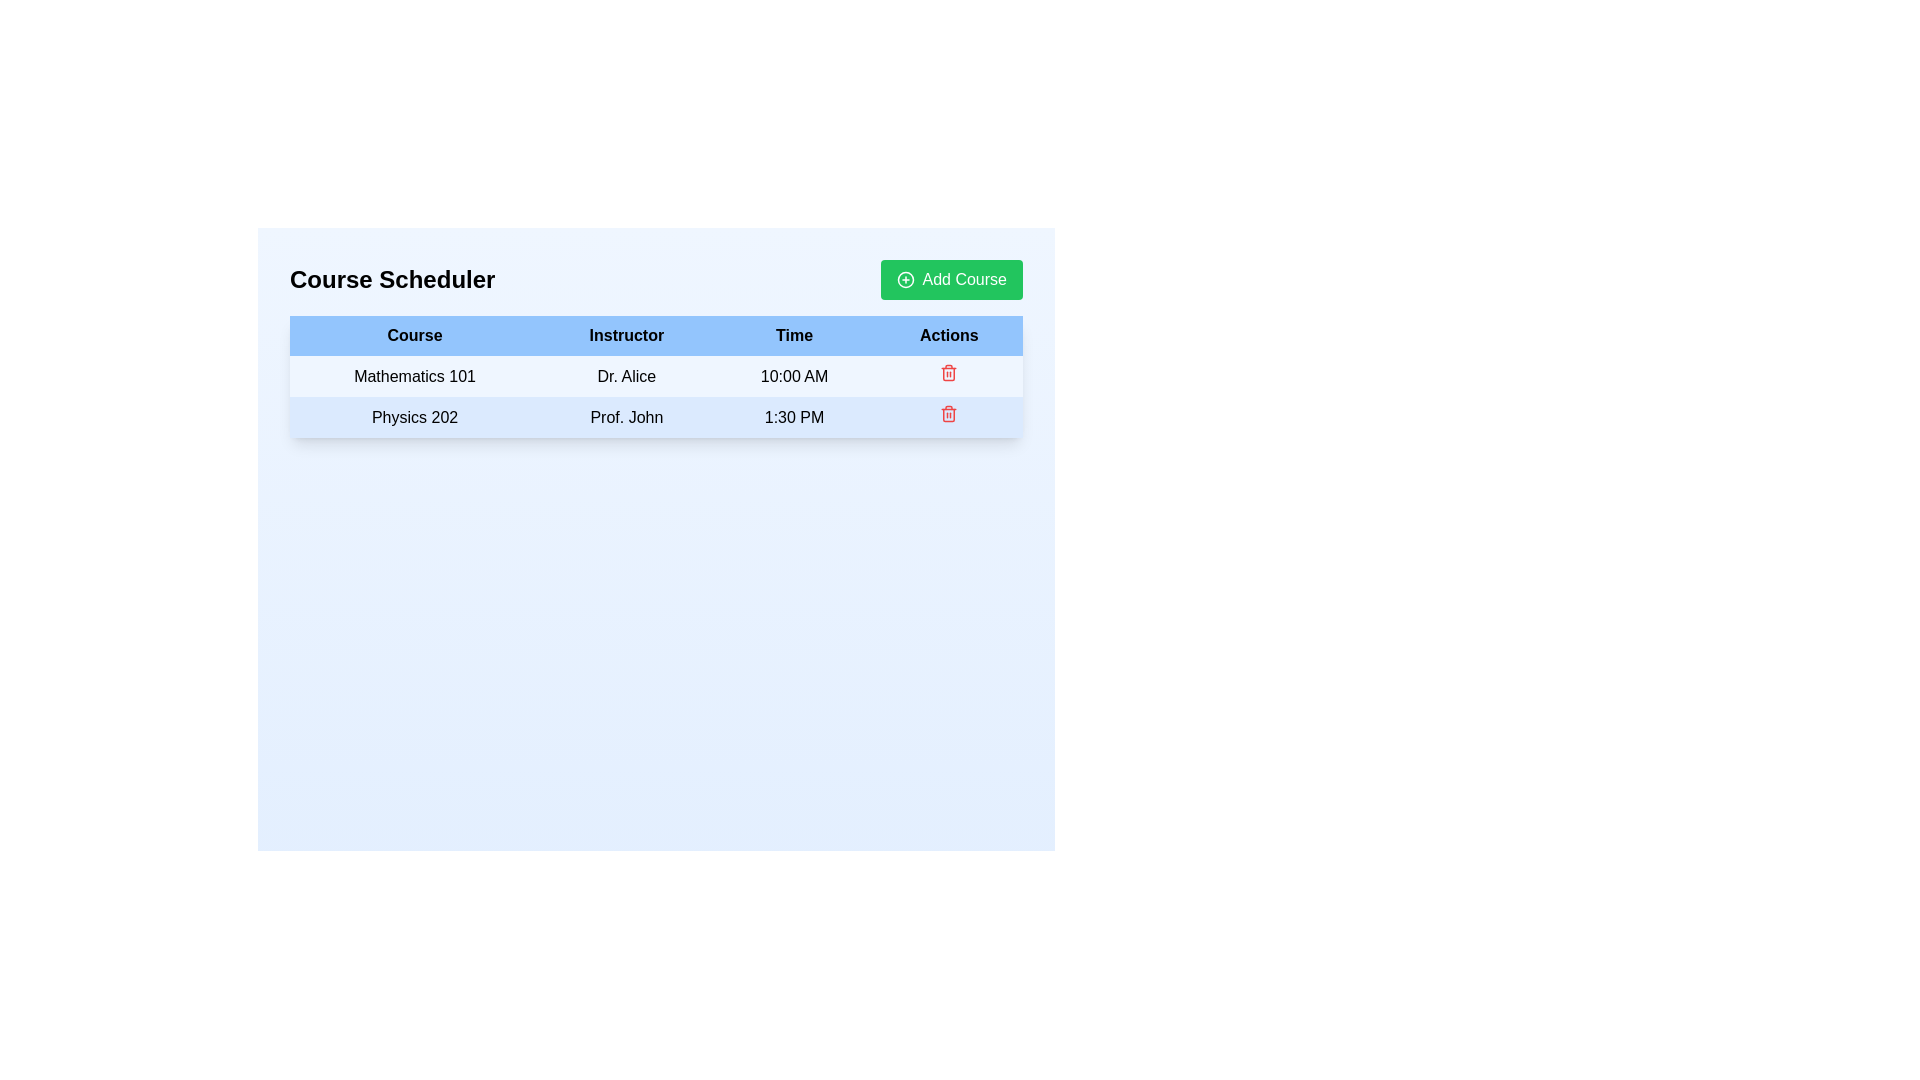 The image size is (1920, 1080). I want to click on the 'Physics 202' text label, which denotes the course name and is positioned in the 'Course' column of the second row of the course details table, so click(414, 416).